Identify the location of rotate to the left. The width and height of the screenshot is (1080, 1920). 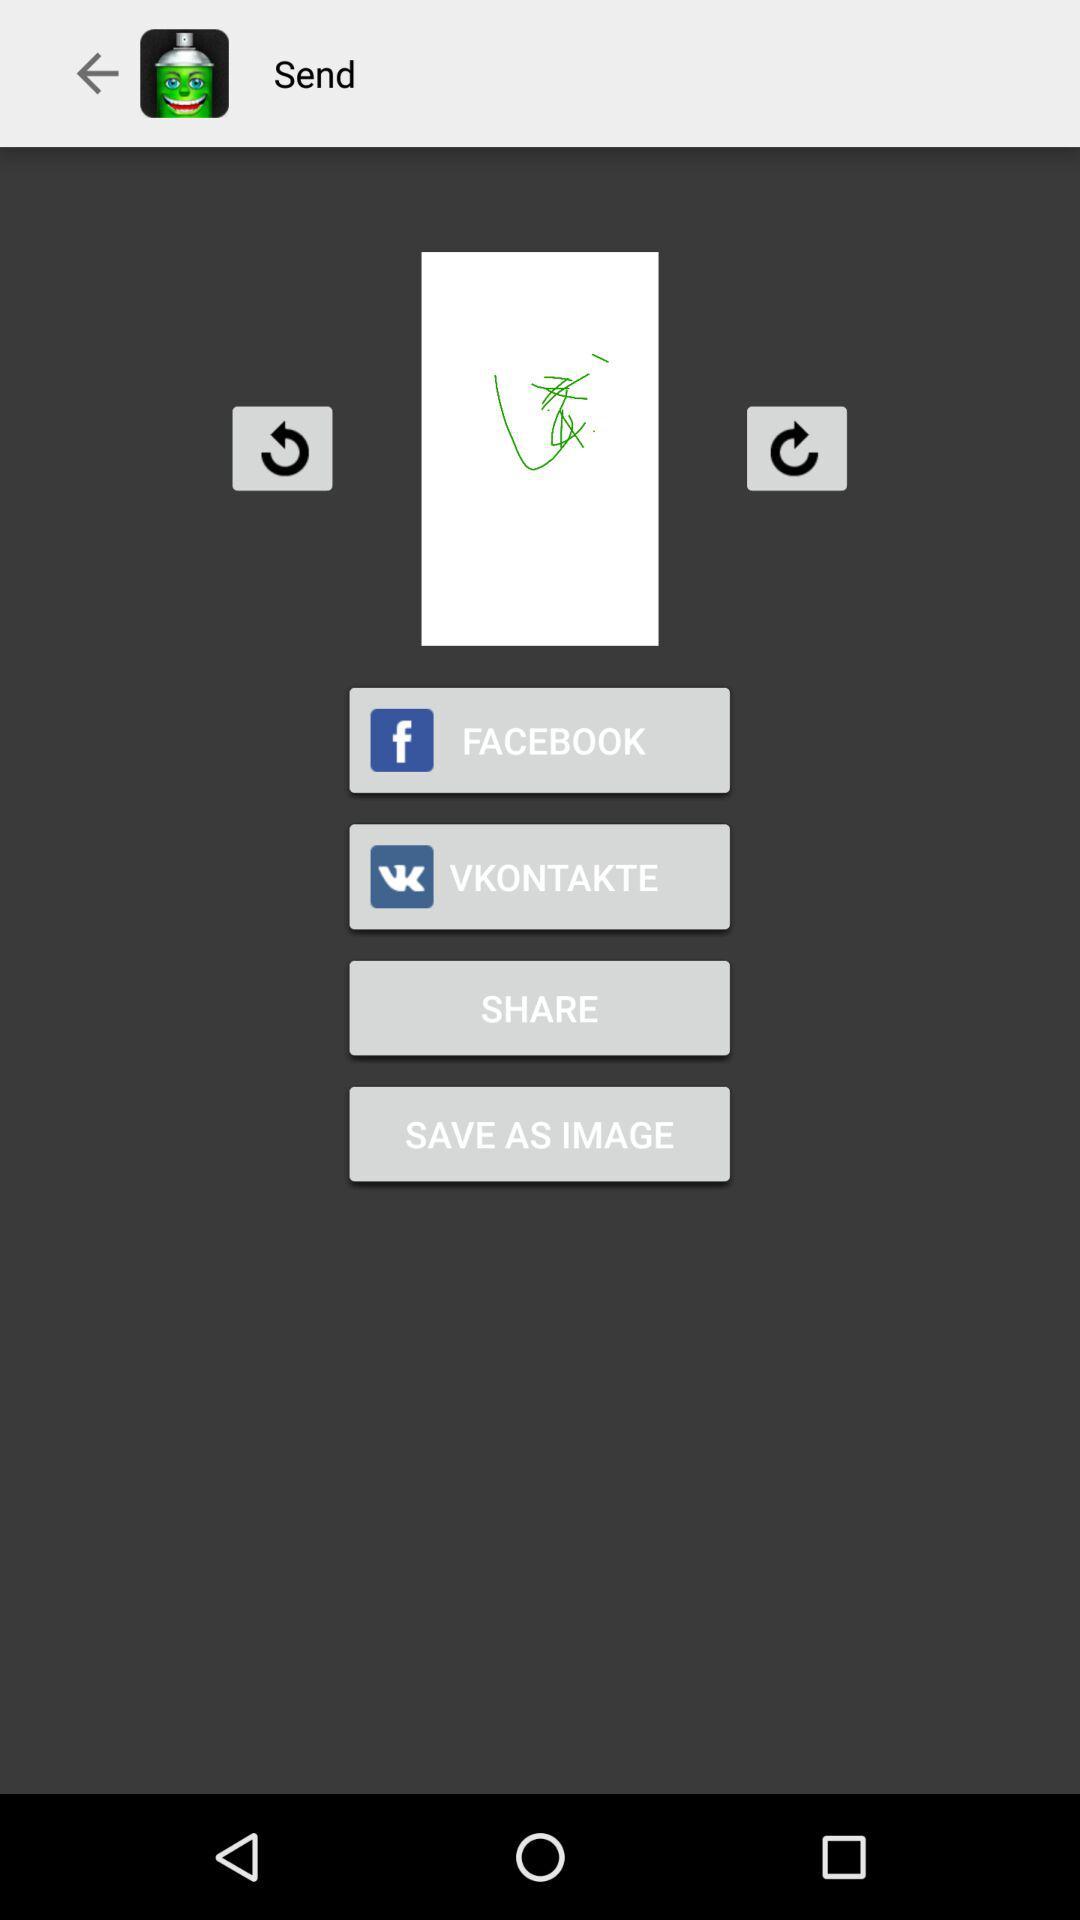
(282, 447).